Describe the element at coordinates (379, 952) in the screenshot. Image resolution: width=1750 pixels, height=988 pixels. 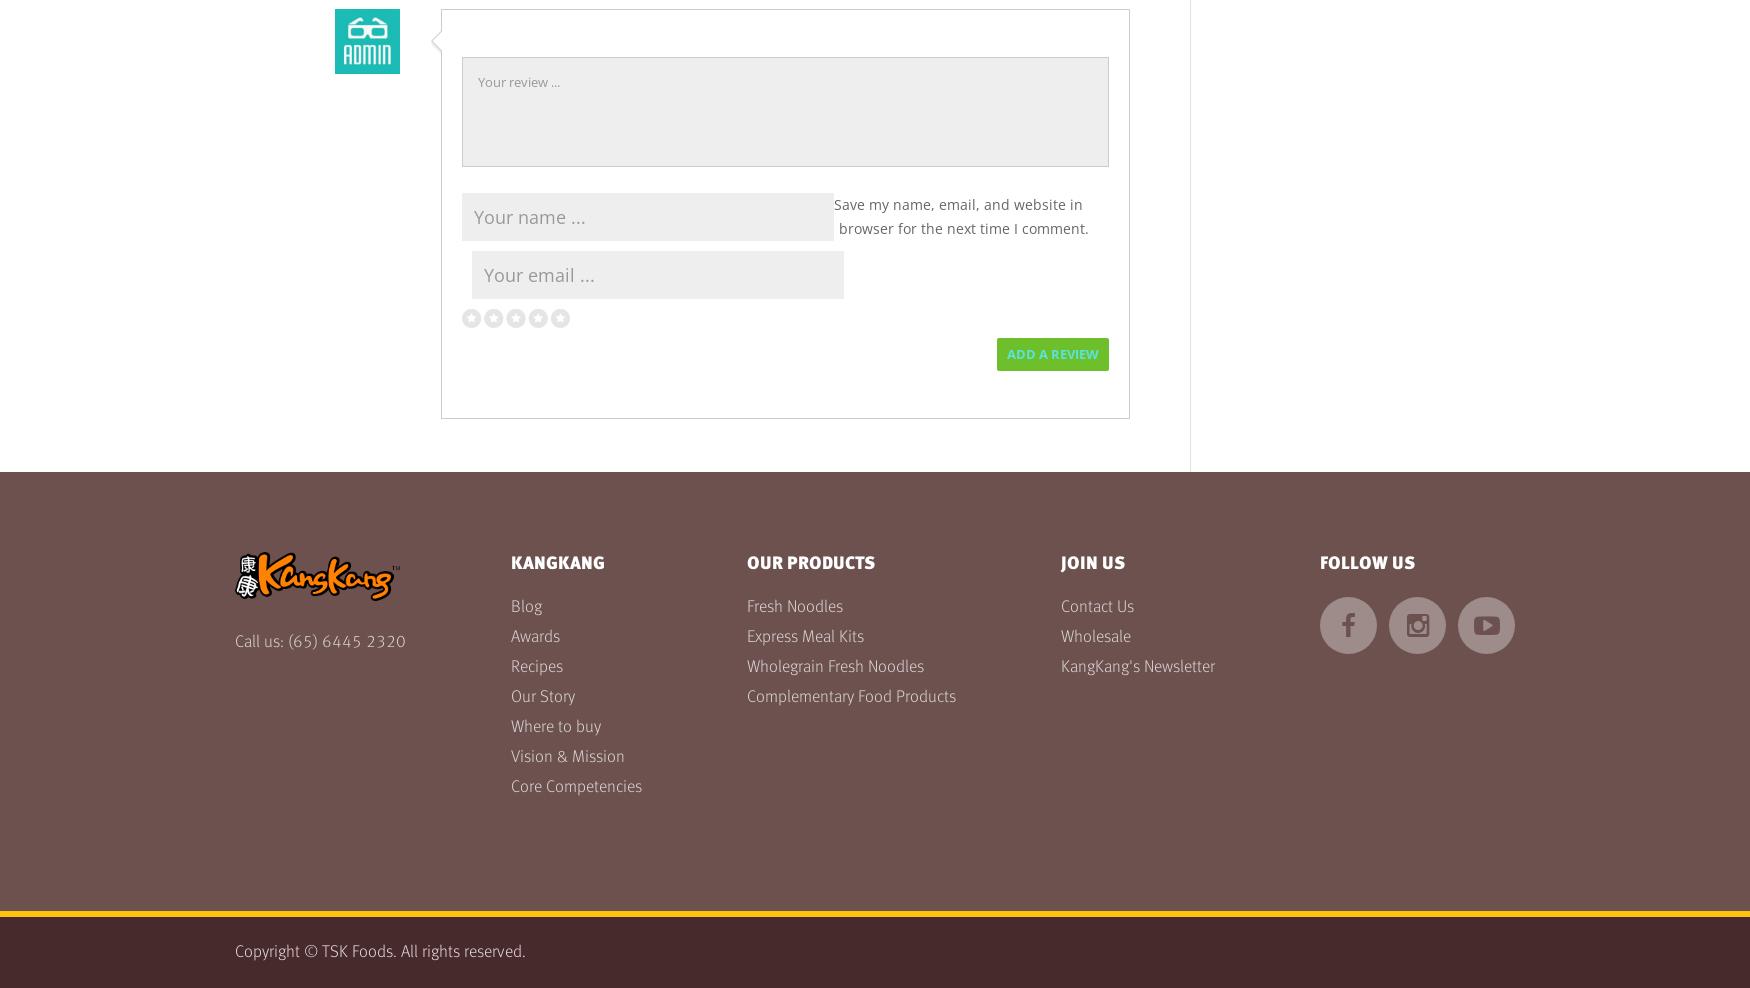
I see `'Copyright © TSK Foods. All rights reserved.'` at that location.